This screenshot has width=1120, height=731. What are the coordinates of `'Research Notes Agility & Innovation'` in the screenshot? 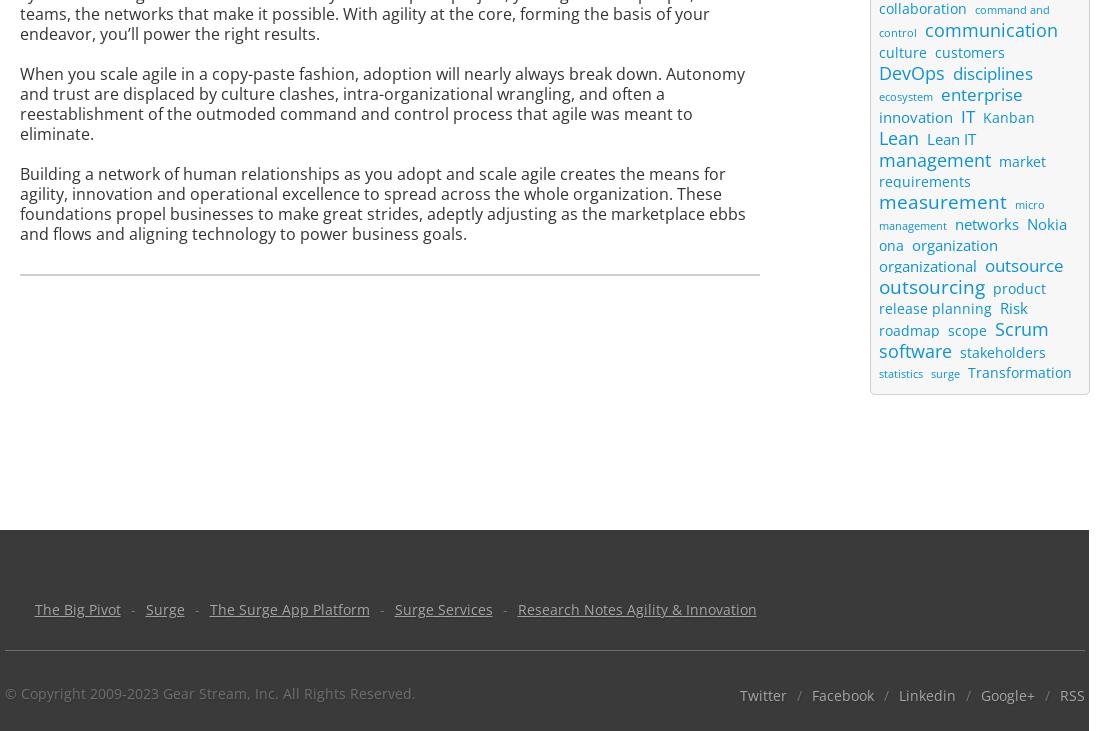 It's located at (636, 608).